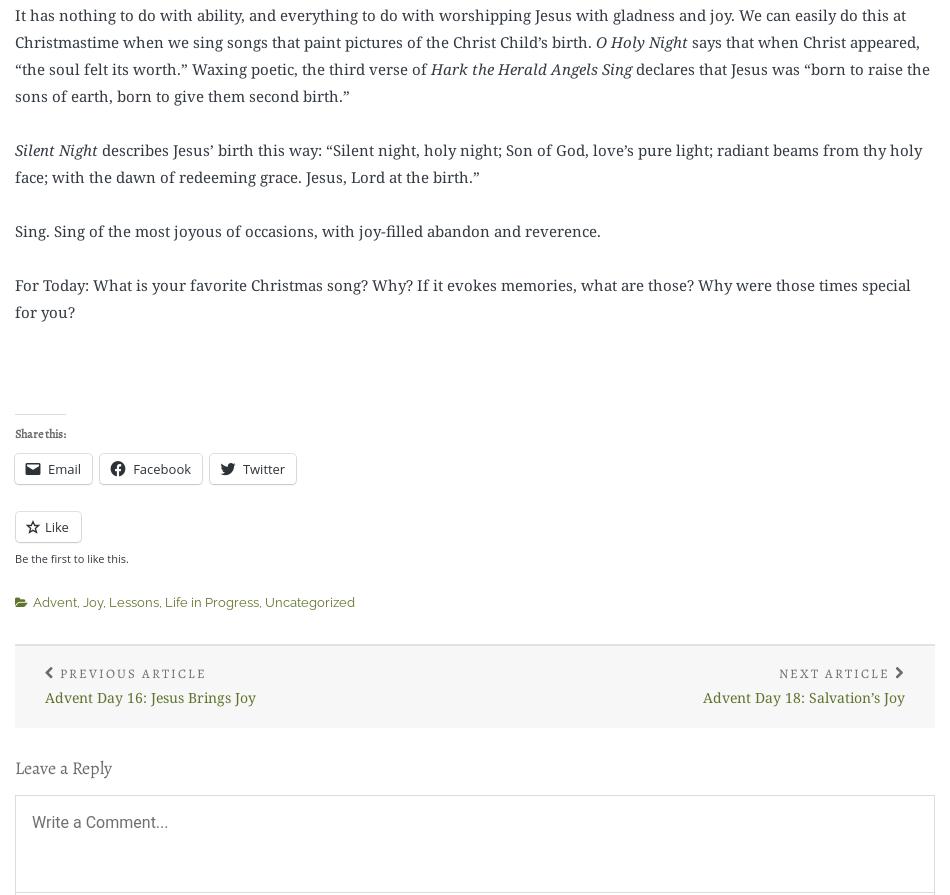 The width and height of the screenshot is (950, 895). I want to click on 'Sing. Sing of the most joyous of occasions, with joy-filled abandon and reverence.', so click(306, 230).